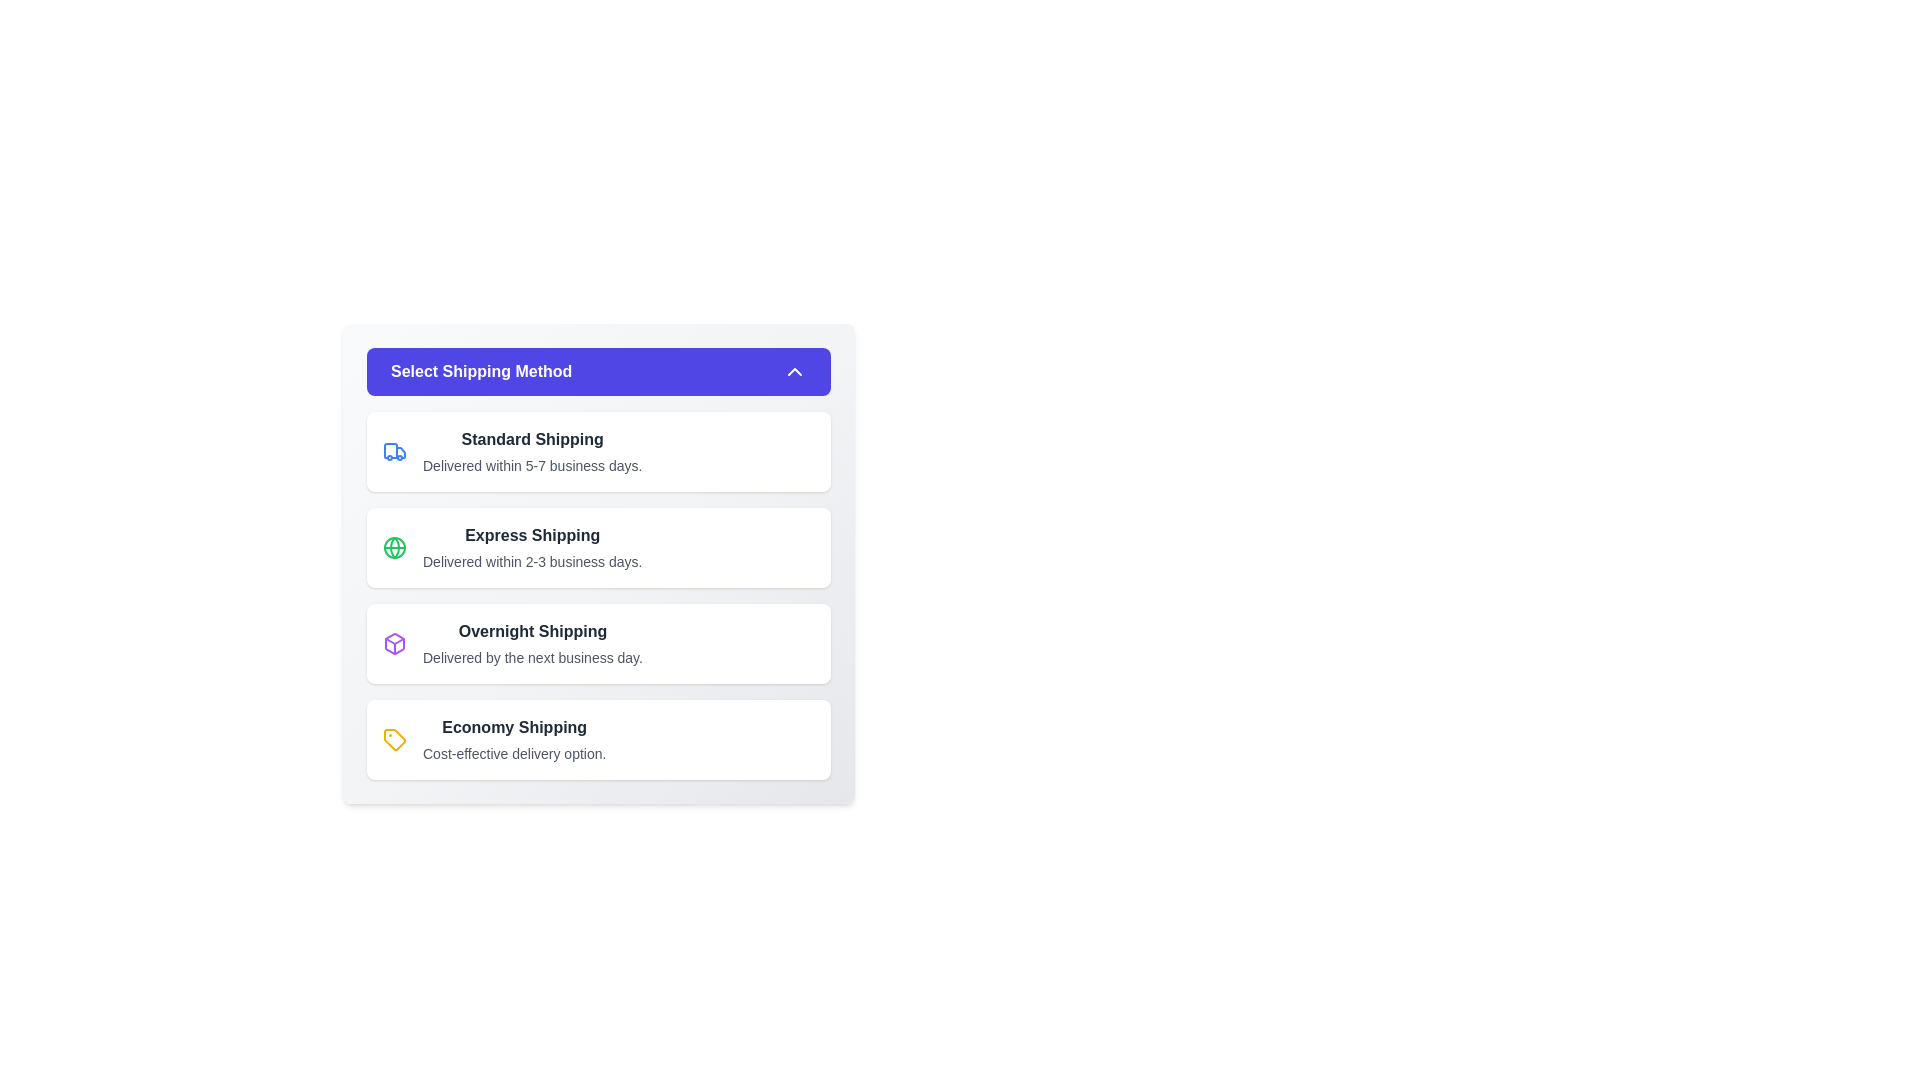  I want to click on the descriptive text providing additional details about the 'Overnight Shipping' option, which is the second line of text under the 'Overnight Shipping' label, so click(532, 658).